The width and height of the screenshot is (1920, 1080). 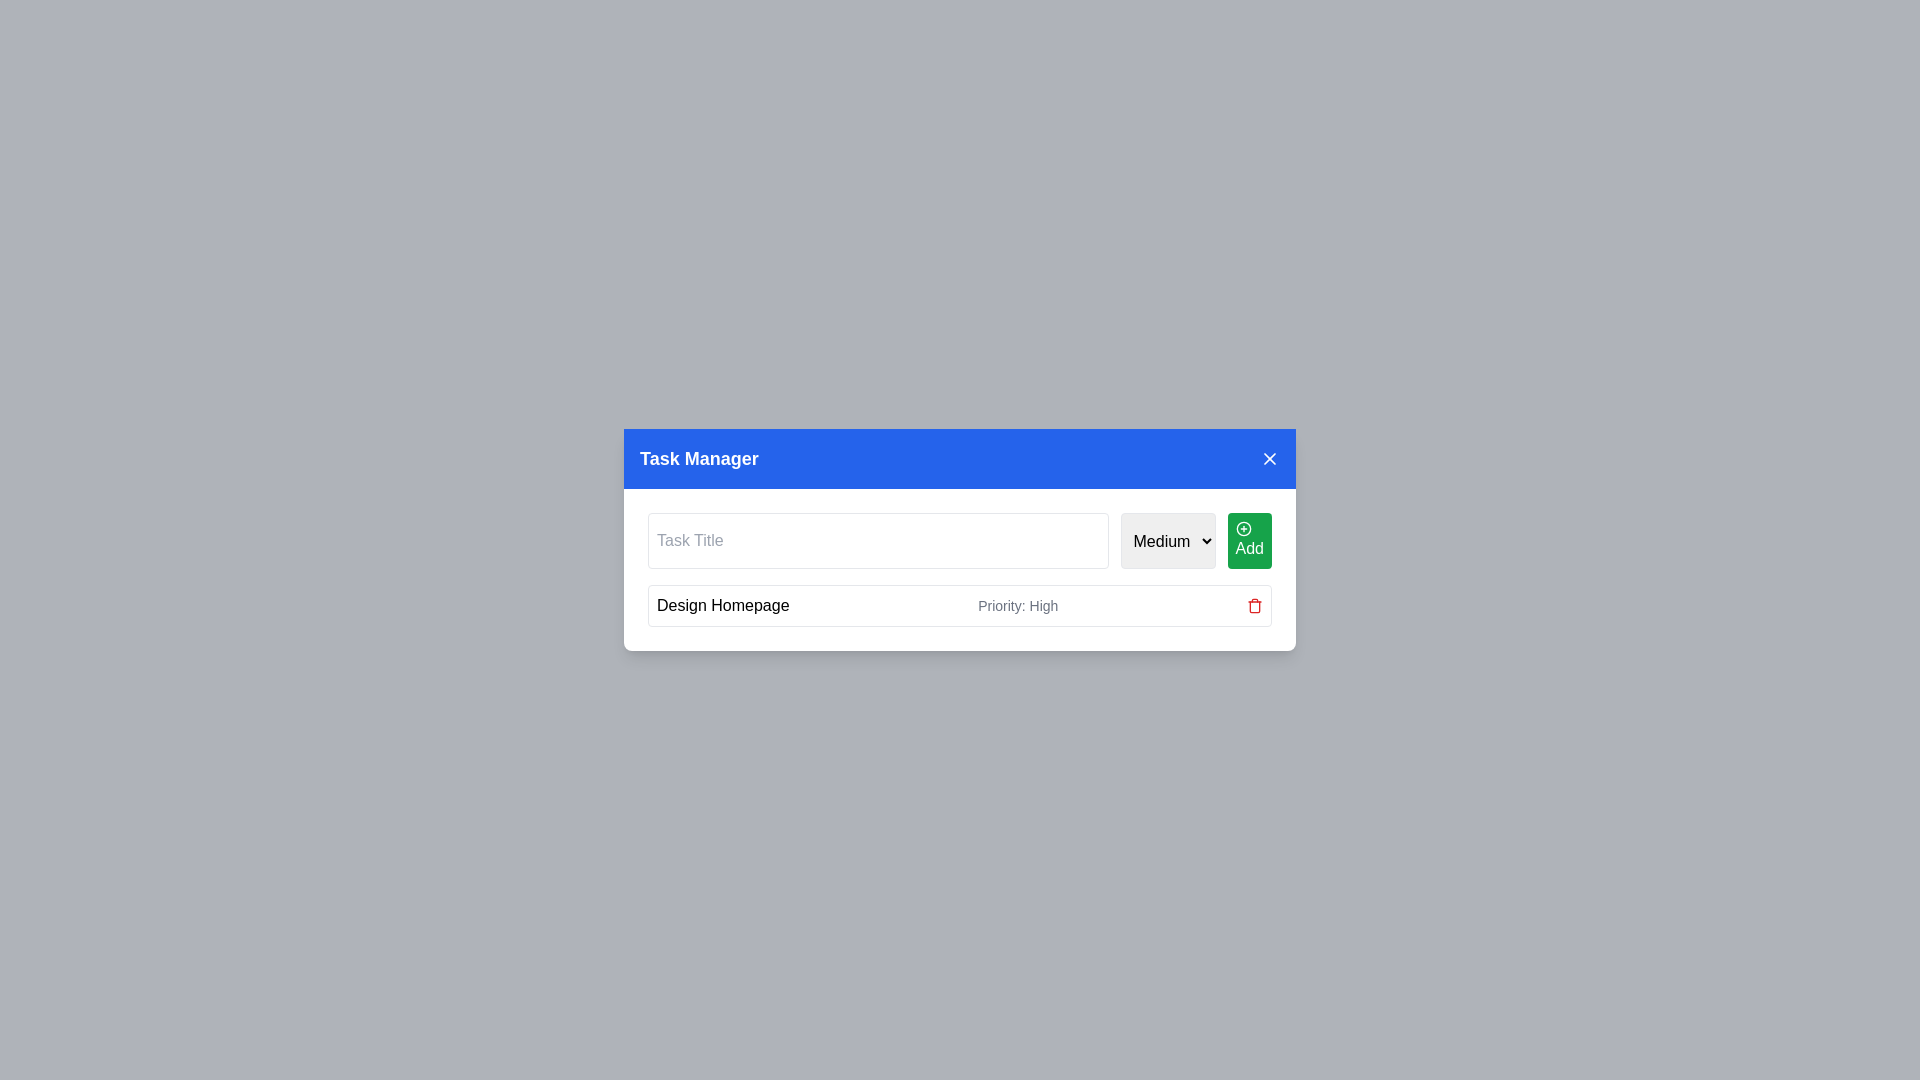 I want to click on the 'Task Manager' text label element which displays in bold font with a blue background and white text, located centrally in the header section of the interface, so click(x=699, y=459).